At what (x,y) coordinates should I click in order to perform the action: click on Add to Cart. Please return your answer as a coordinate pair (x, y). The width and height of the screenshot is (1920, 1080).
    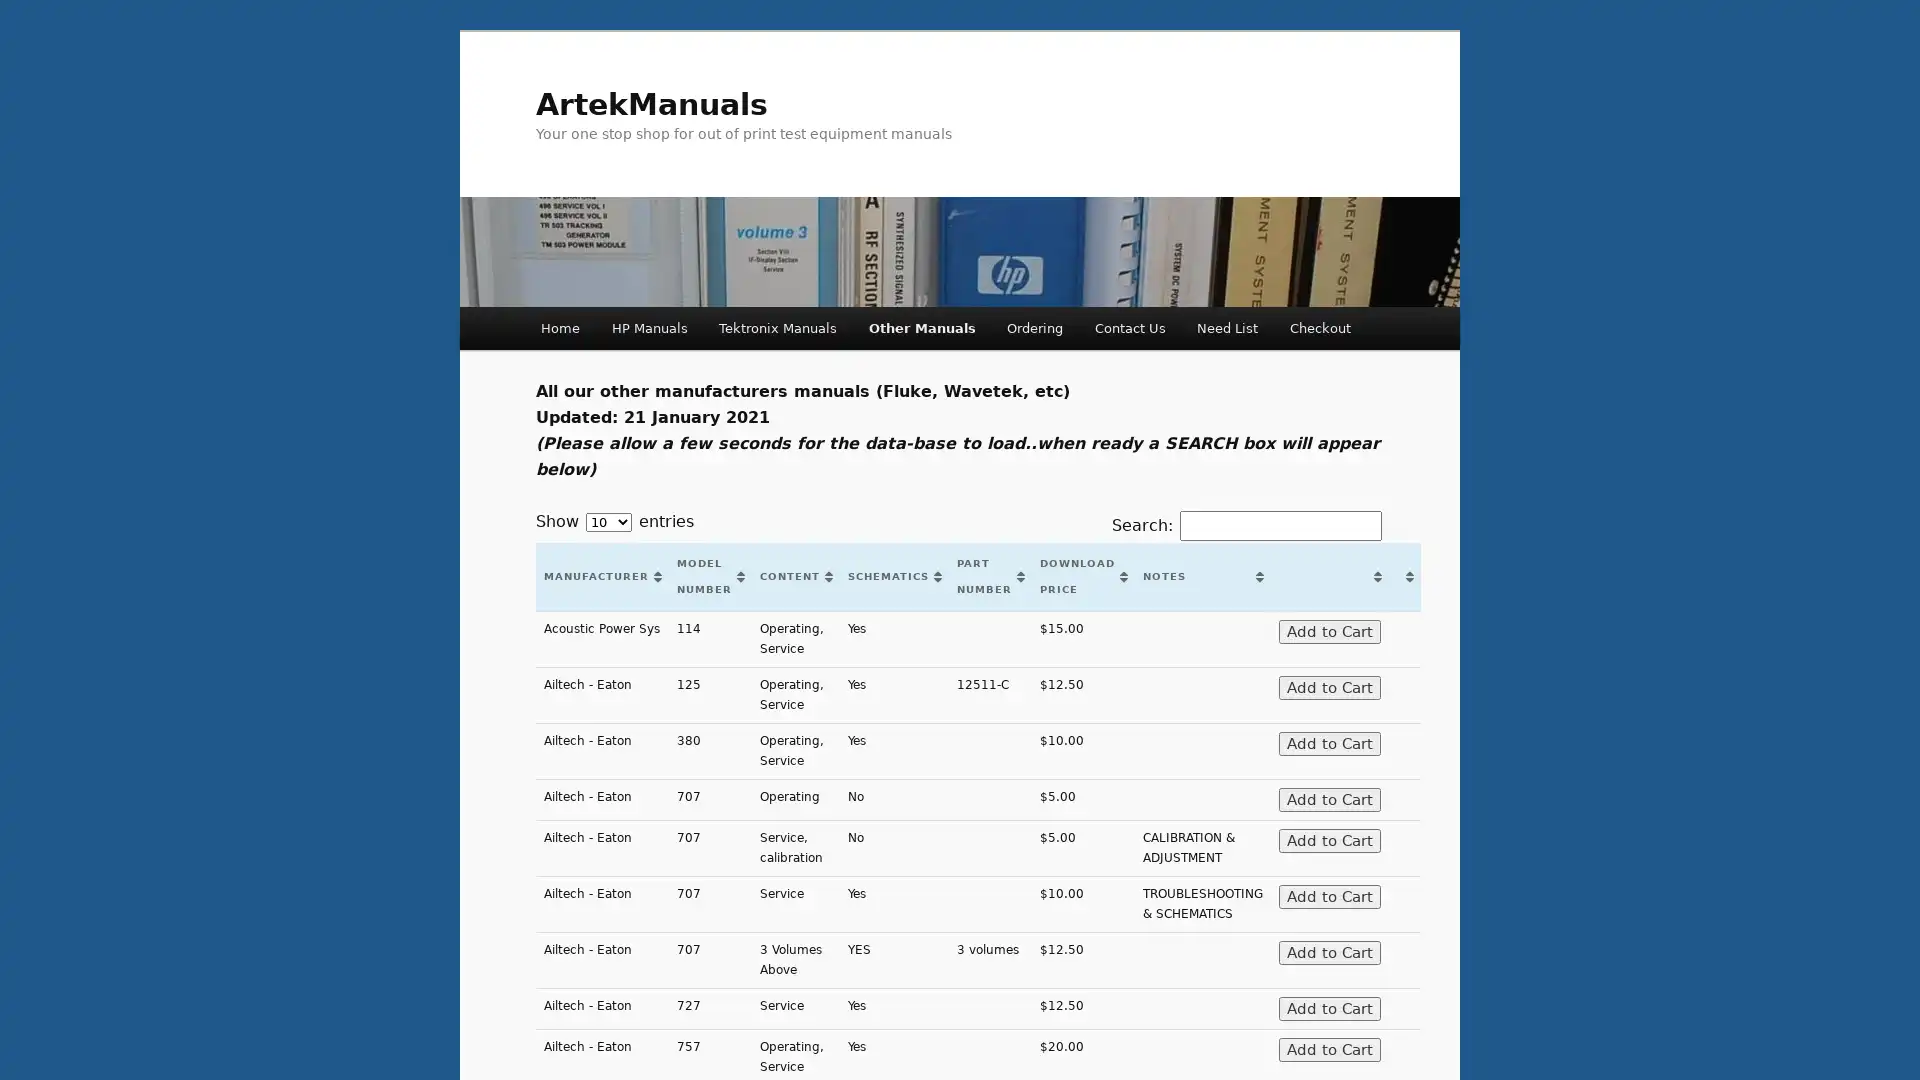
    Looking at the image, I should click on (1329, 744).